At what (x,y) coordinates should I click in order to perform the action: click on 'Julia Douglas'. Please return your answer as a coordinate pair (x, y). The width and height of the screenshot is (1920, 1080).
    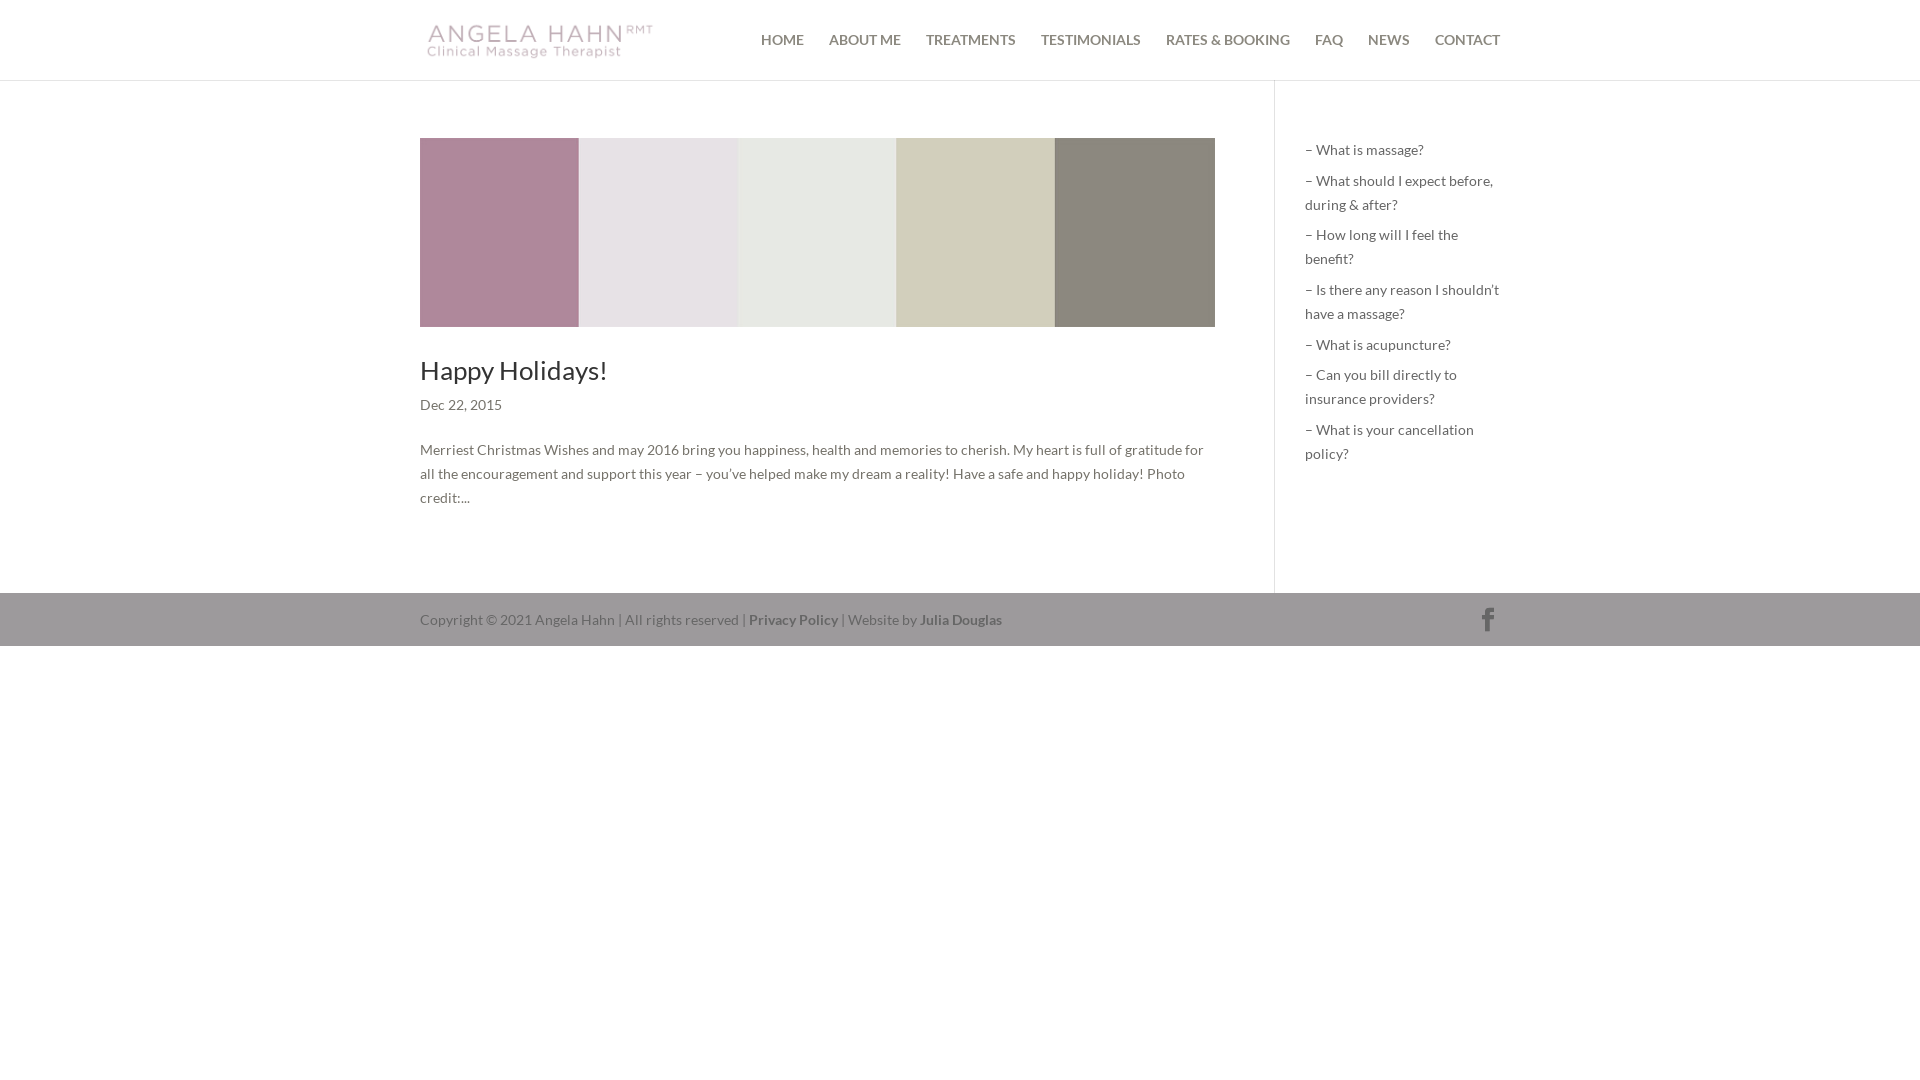
    Looking at the image, I should click on (919, 618).